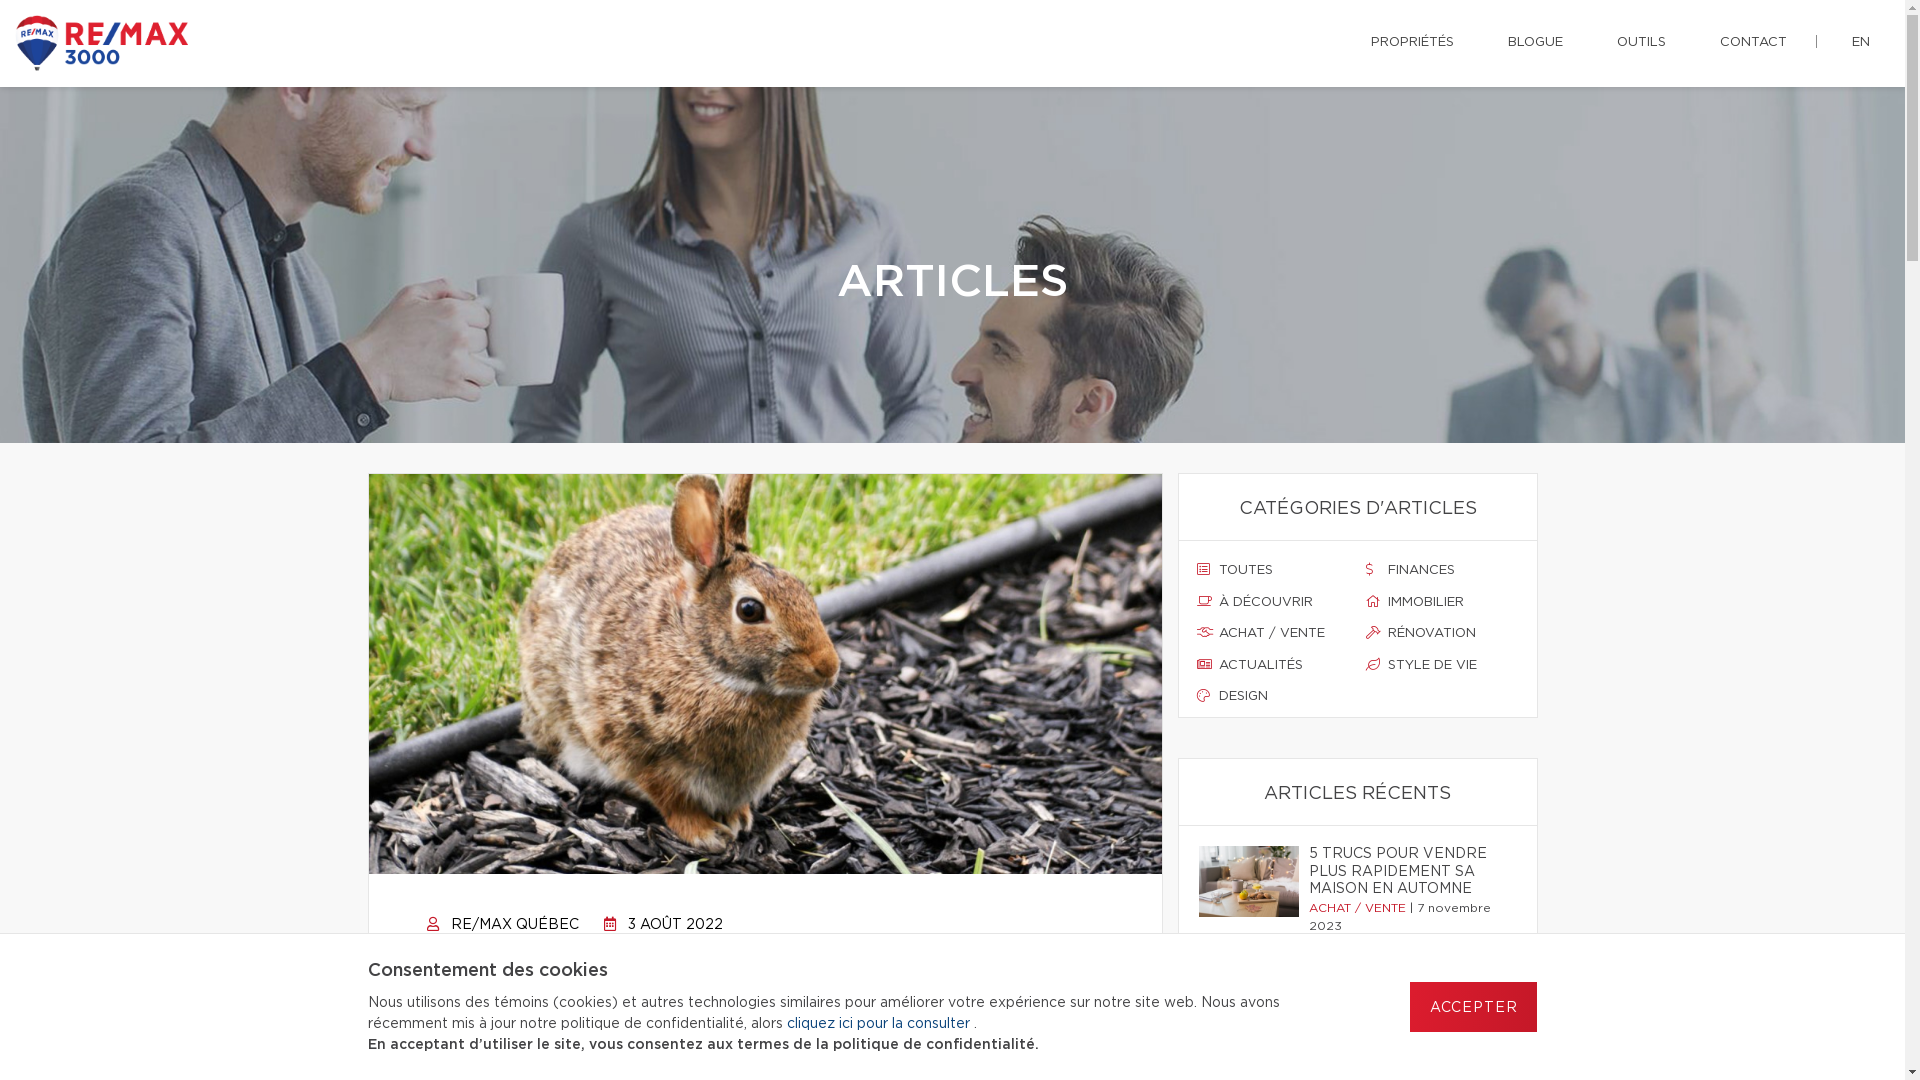 The width and height of the screenshot is (1920, 1080). I want to click on 'CONTACT', so click(1703, 42).